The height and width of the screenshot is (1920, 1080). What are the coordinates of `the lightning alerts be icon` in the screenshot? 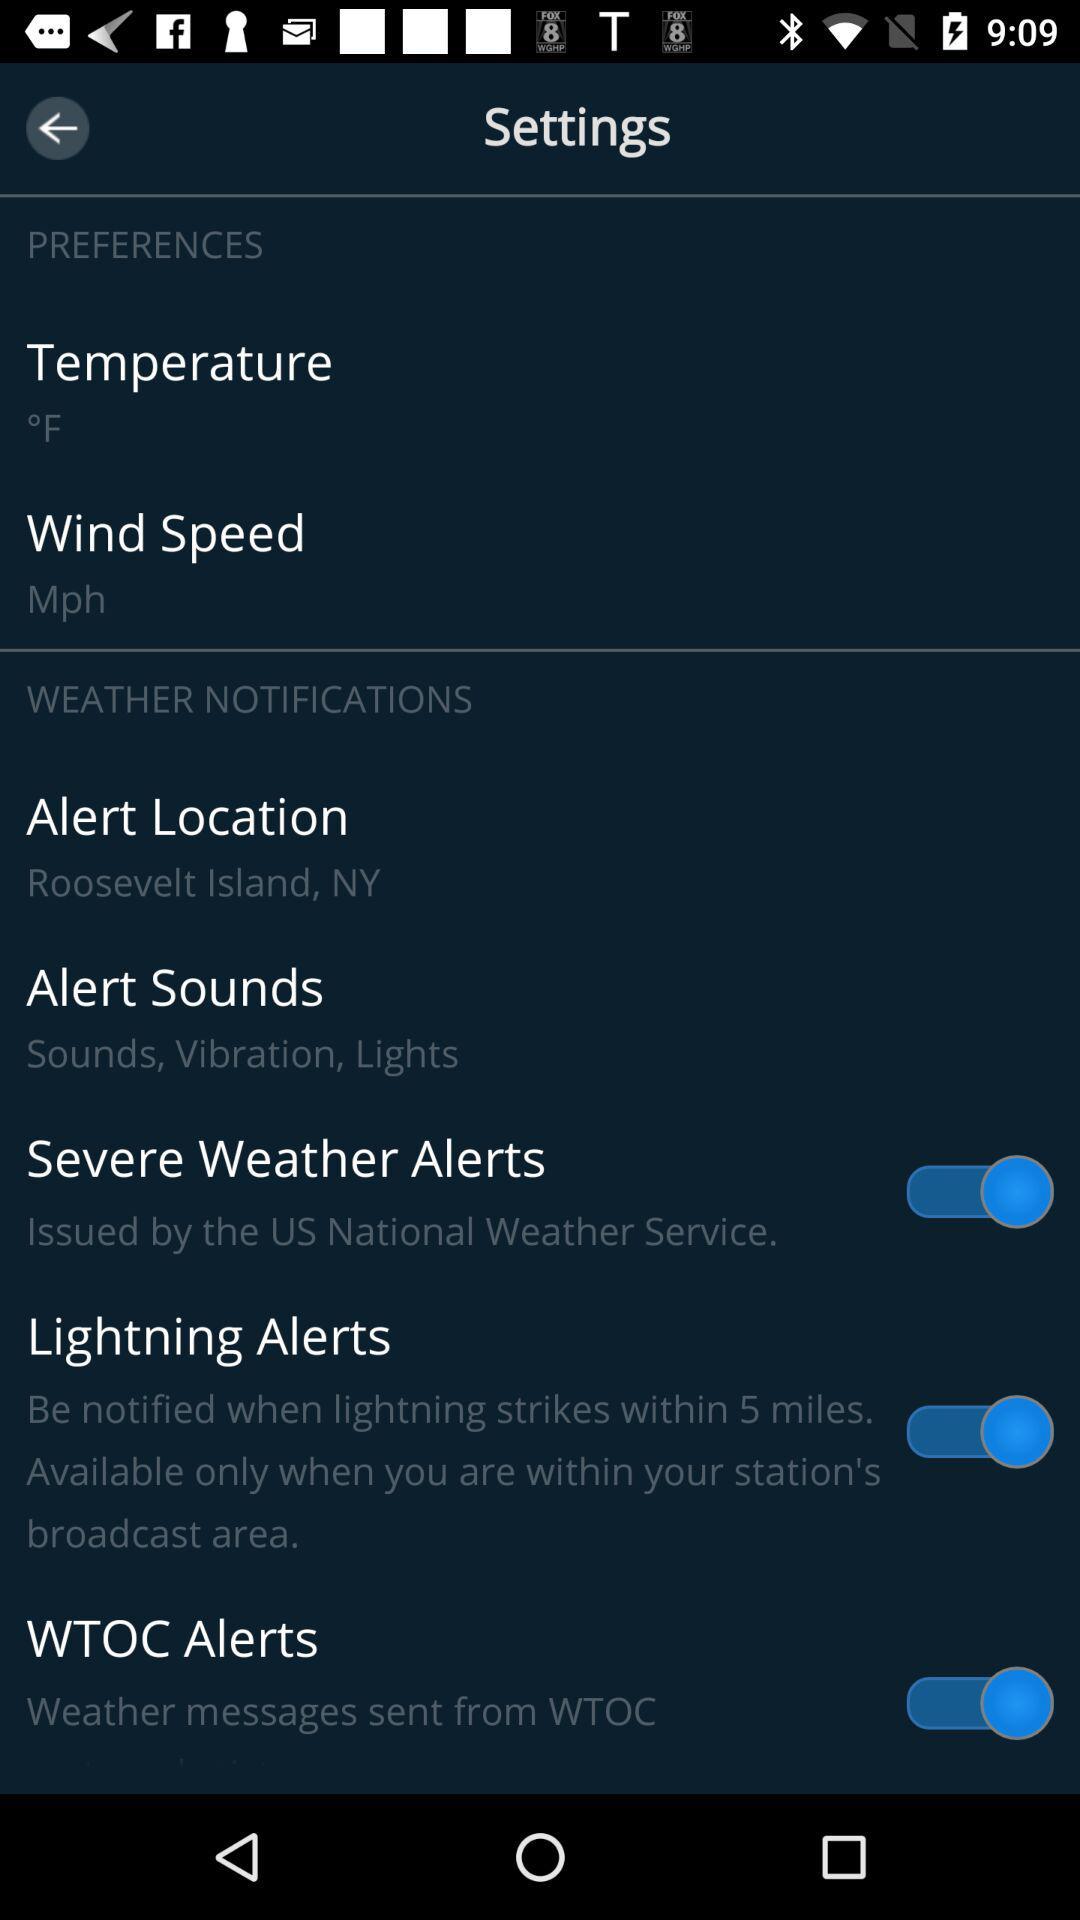 It's located at (540, 1431).